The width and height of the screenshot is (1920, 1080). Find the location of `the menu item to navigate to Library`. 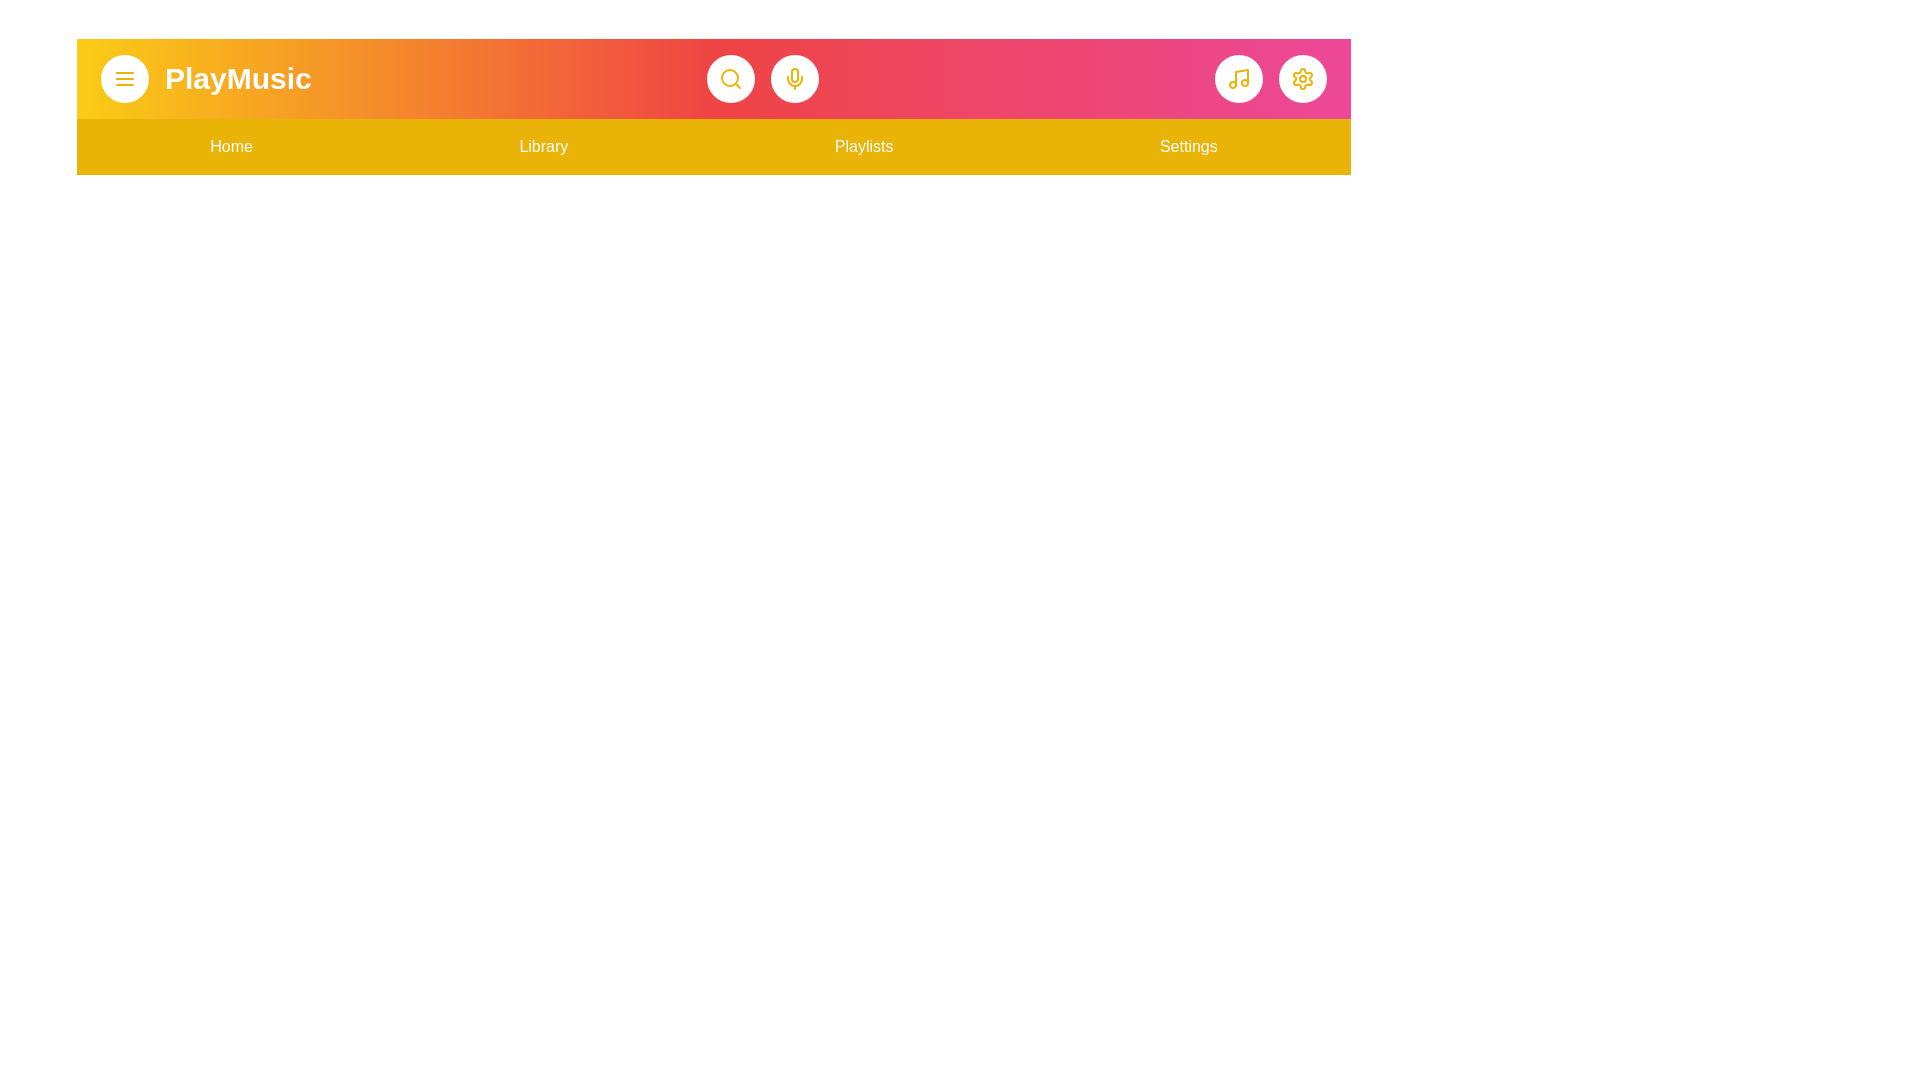

the menu item to navigate to Library is located at coordinates (543, 145).